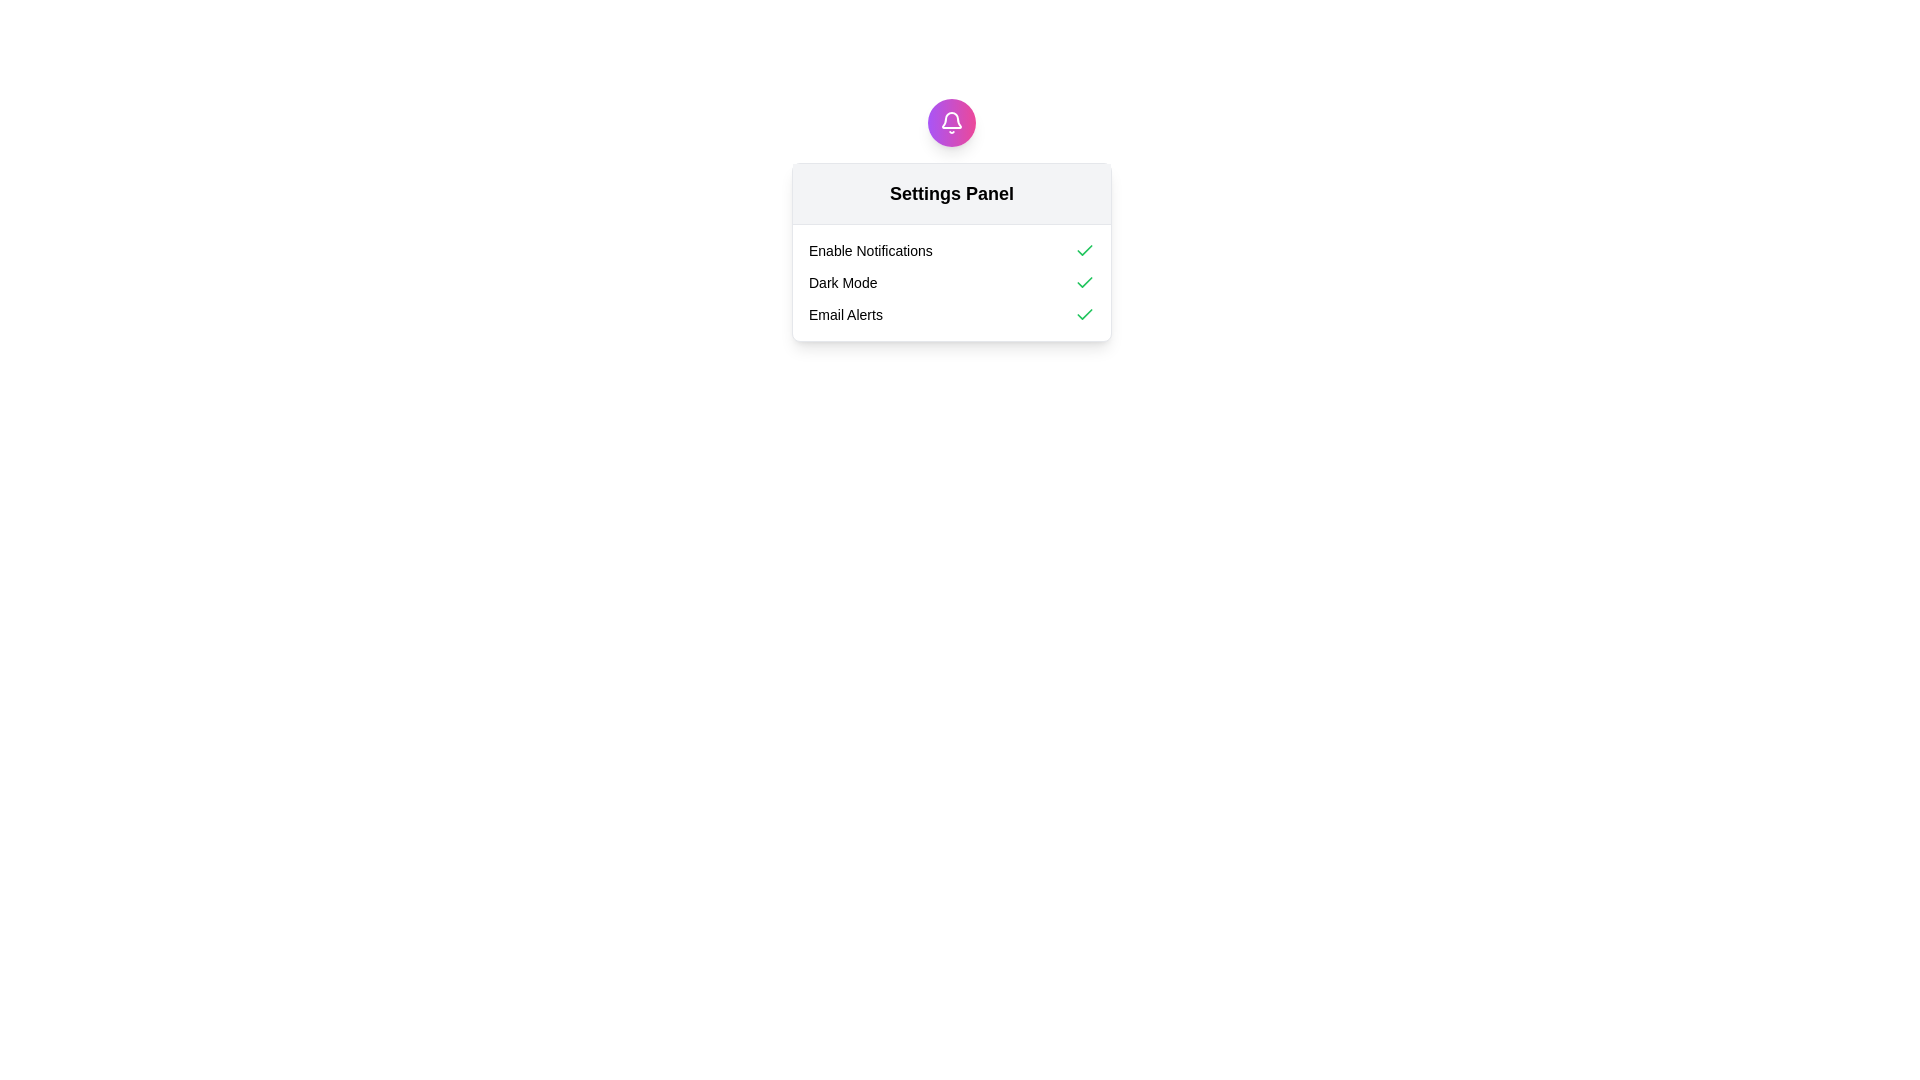 The image size is (1920, 1080). Describe the element at coordinates (950, 282) in the screenshot. I see `the 'Dark Mode' setting row in the settings panel` at that location.